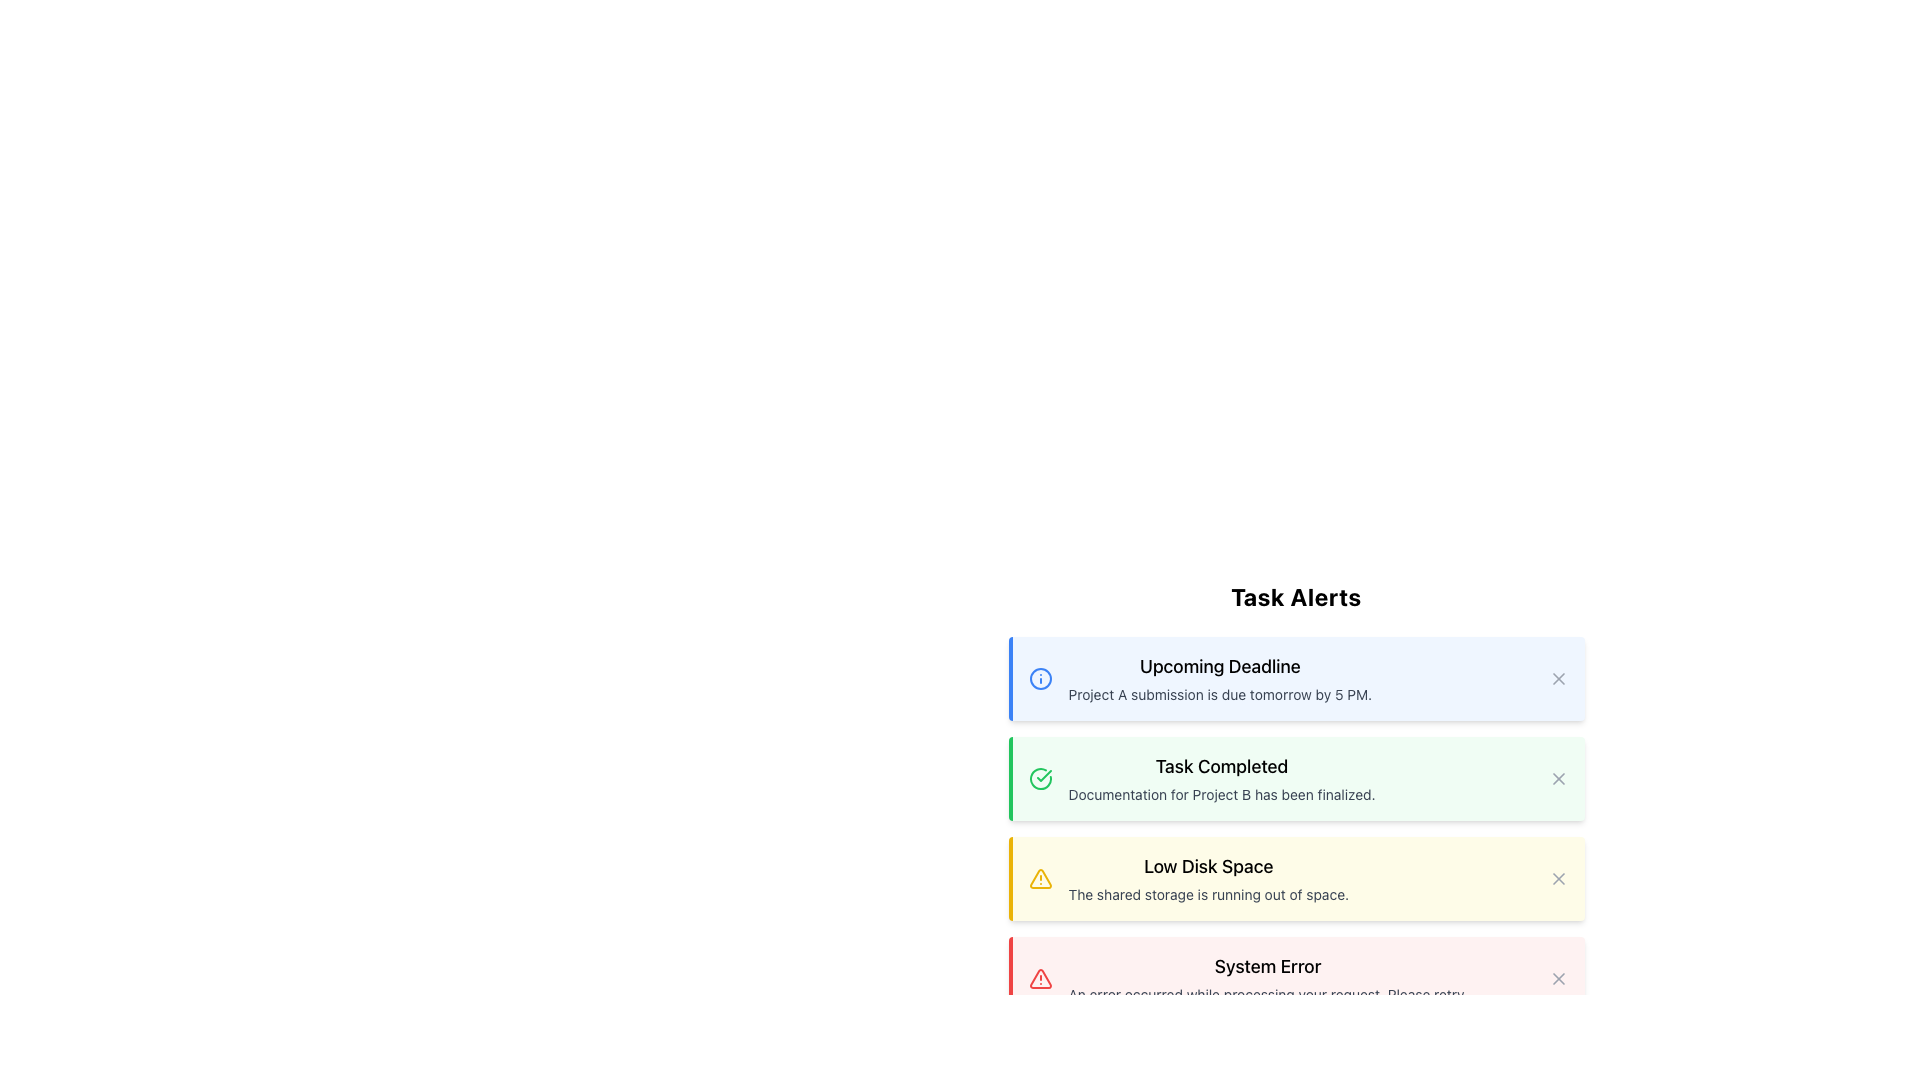  I want to click on information from the Notification alert box that indicates the completion of documentation for Project B, which is visually represented in a light green alert box located in the second row of alerts, so click(1221, 778).